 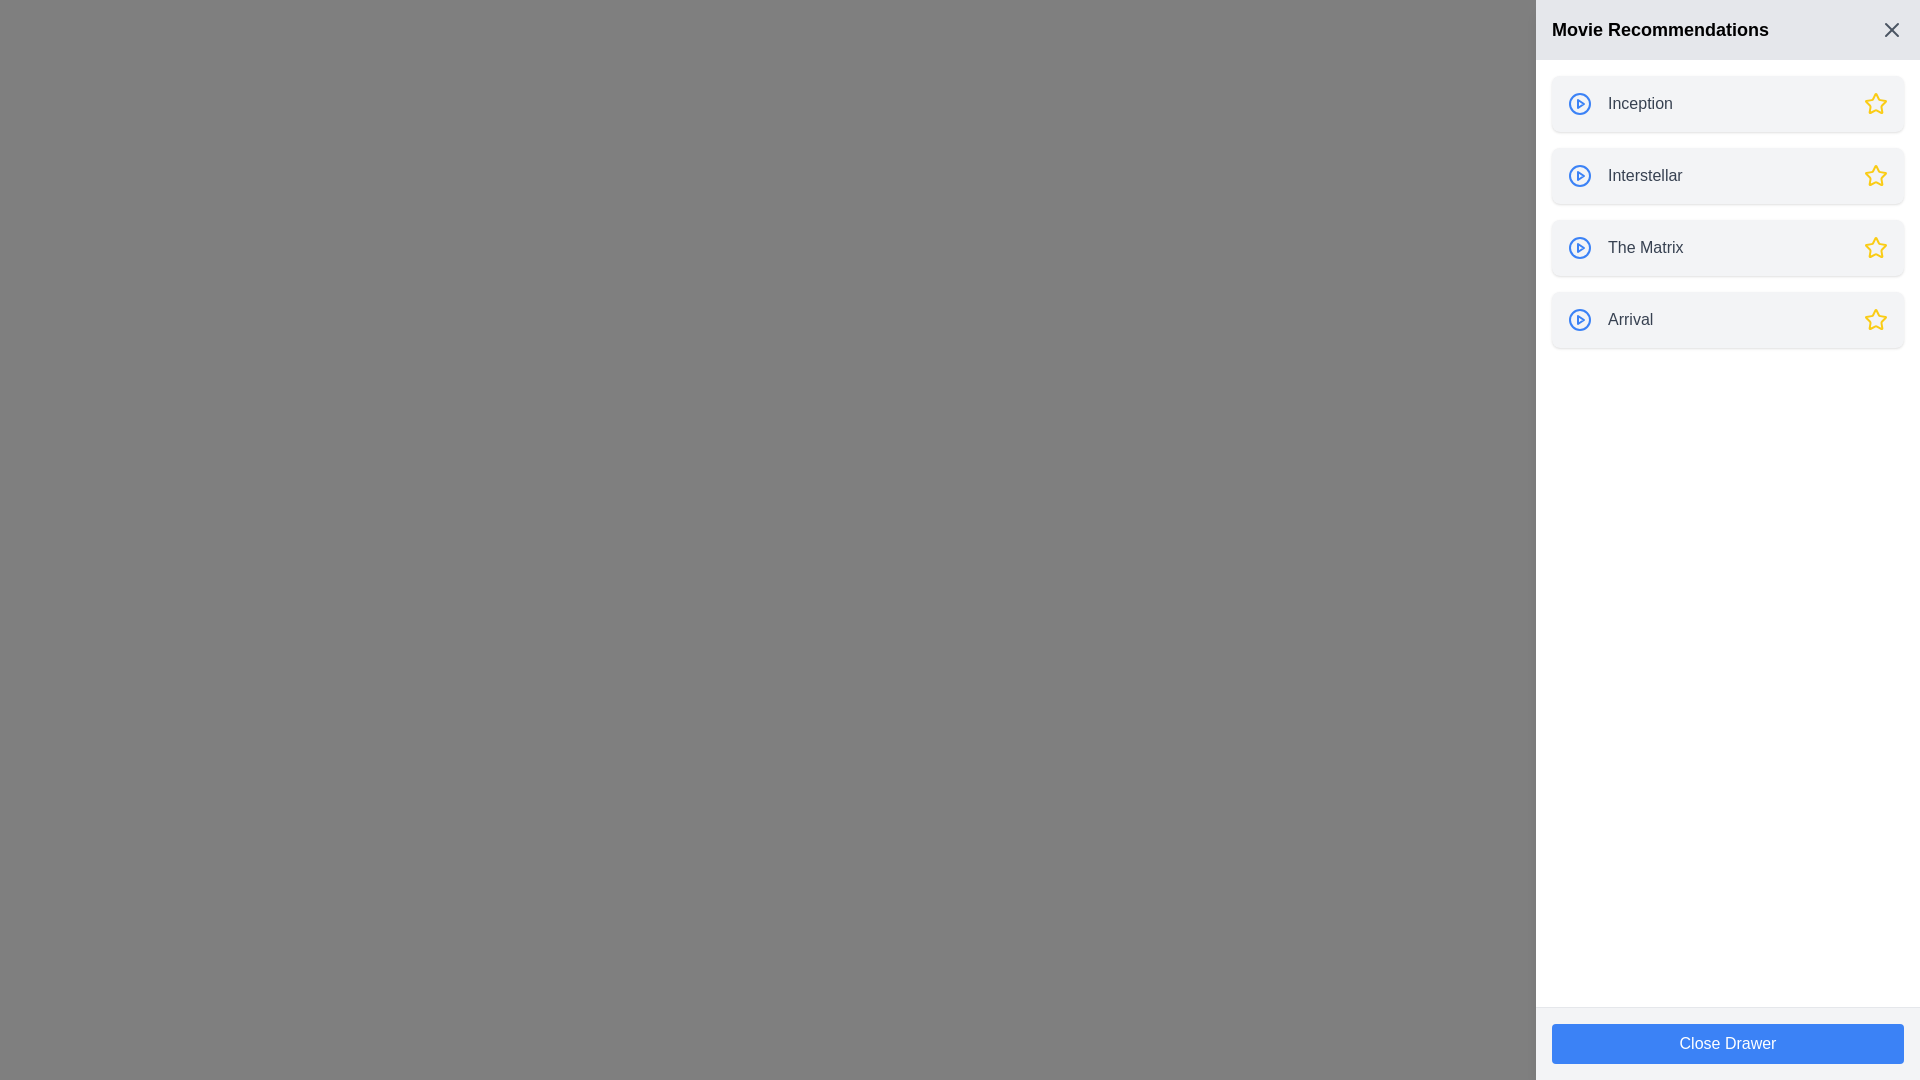 What do you see at coordinates (1578, 175) in the screenshot?
I see `the leftmost button in the 'Interstellar' section to initiate media playback` at bounding box center [1578, 175].